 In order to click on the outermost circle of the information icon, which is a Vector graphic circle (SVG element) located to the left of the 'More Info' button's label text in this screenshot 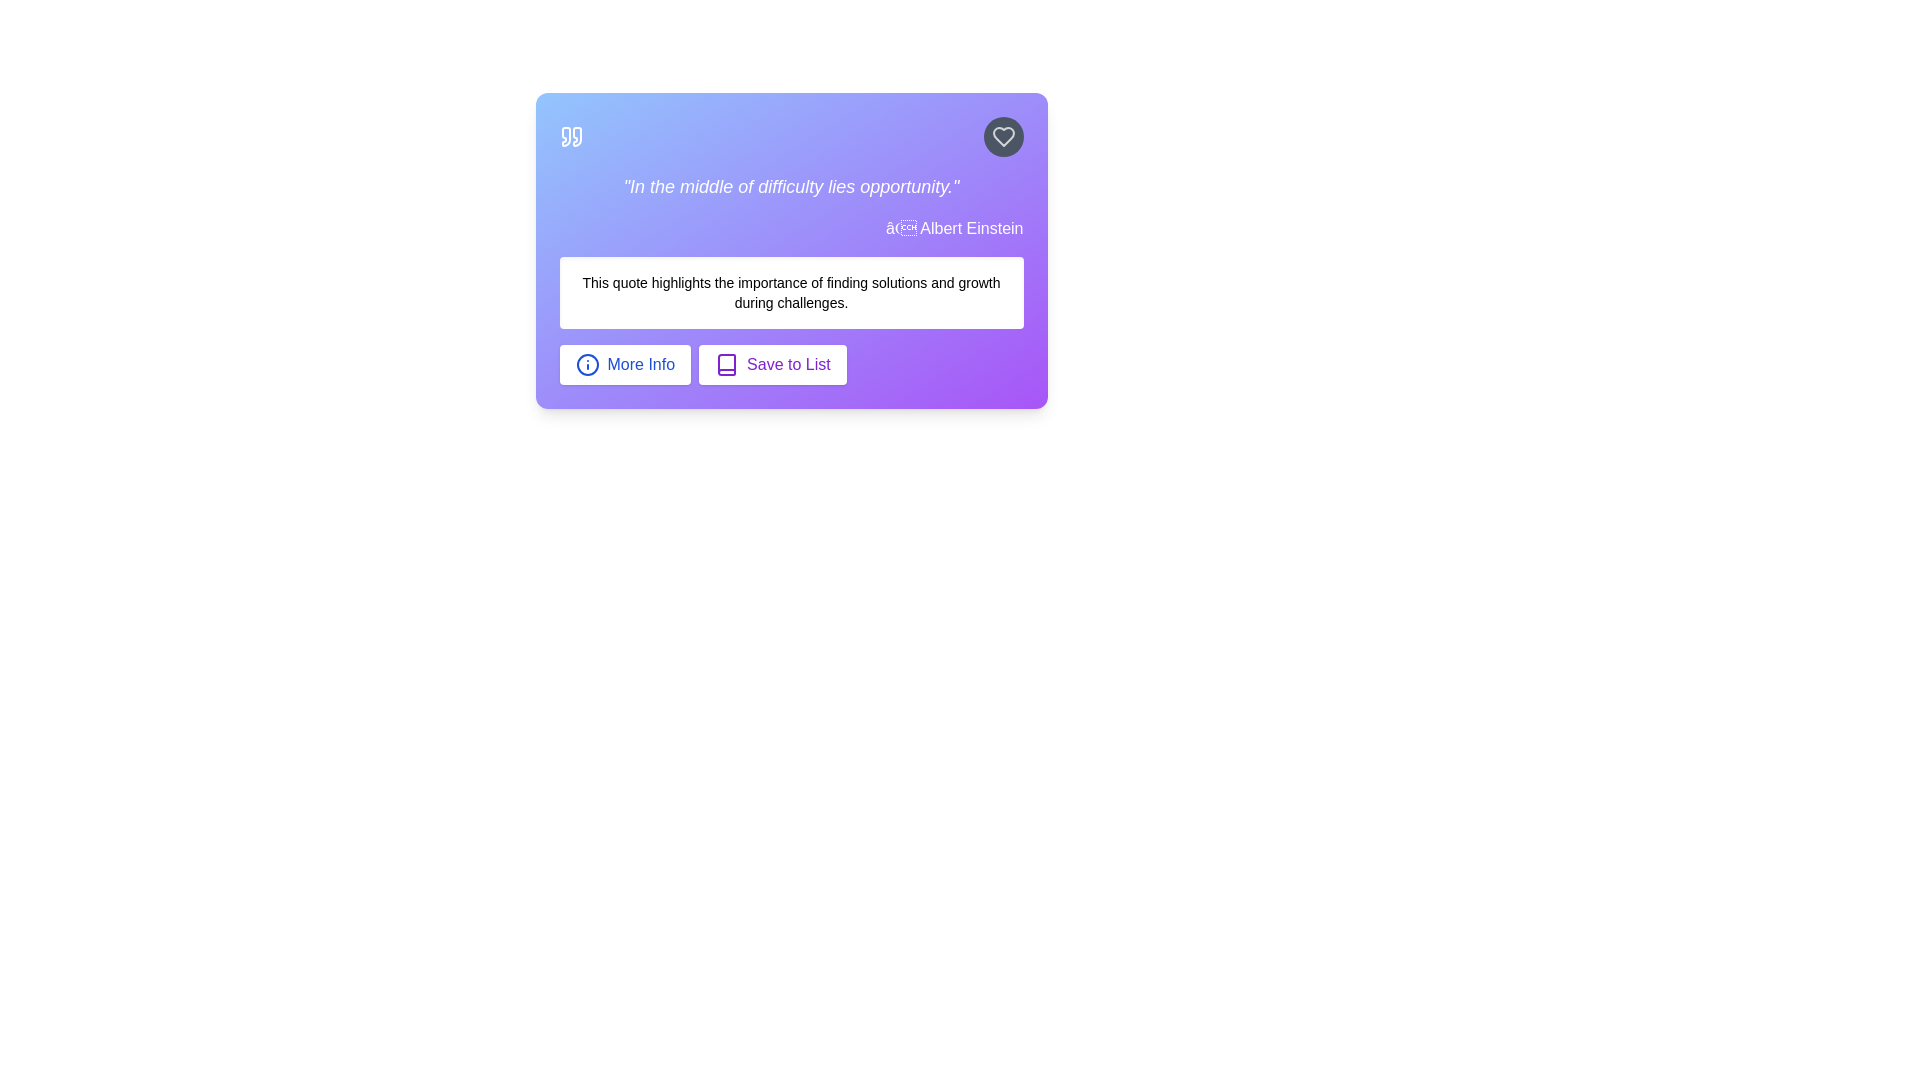, I will do `click(586, 365)`.